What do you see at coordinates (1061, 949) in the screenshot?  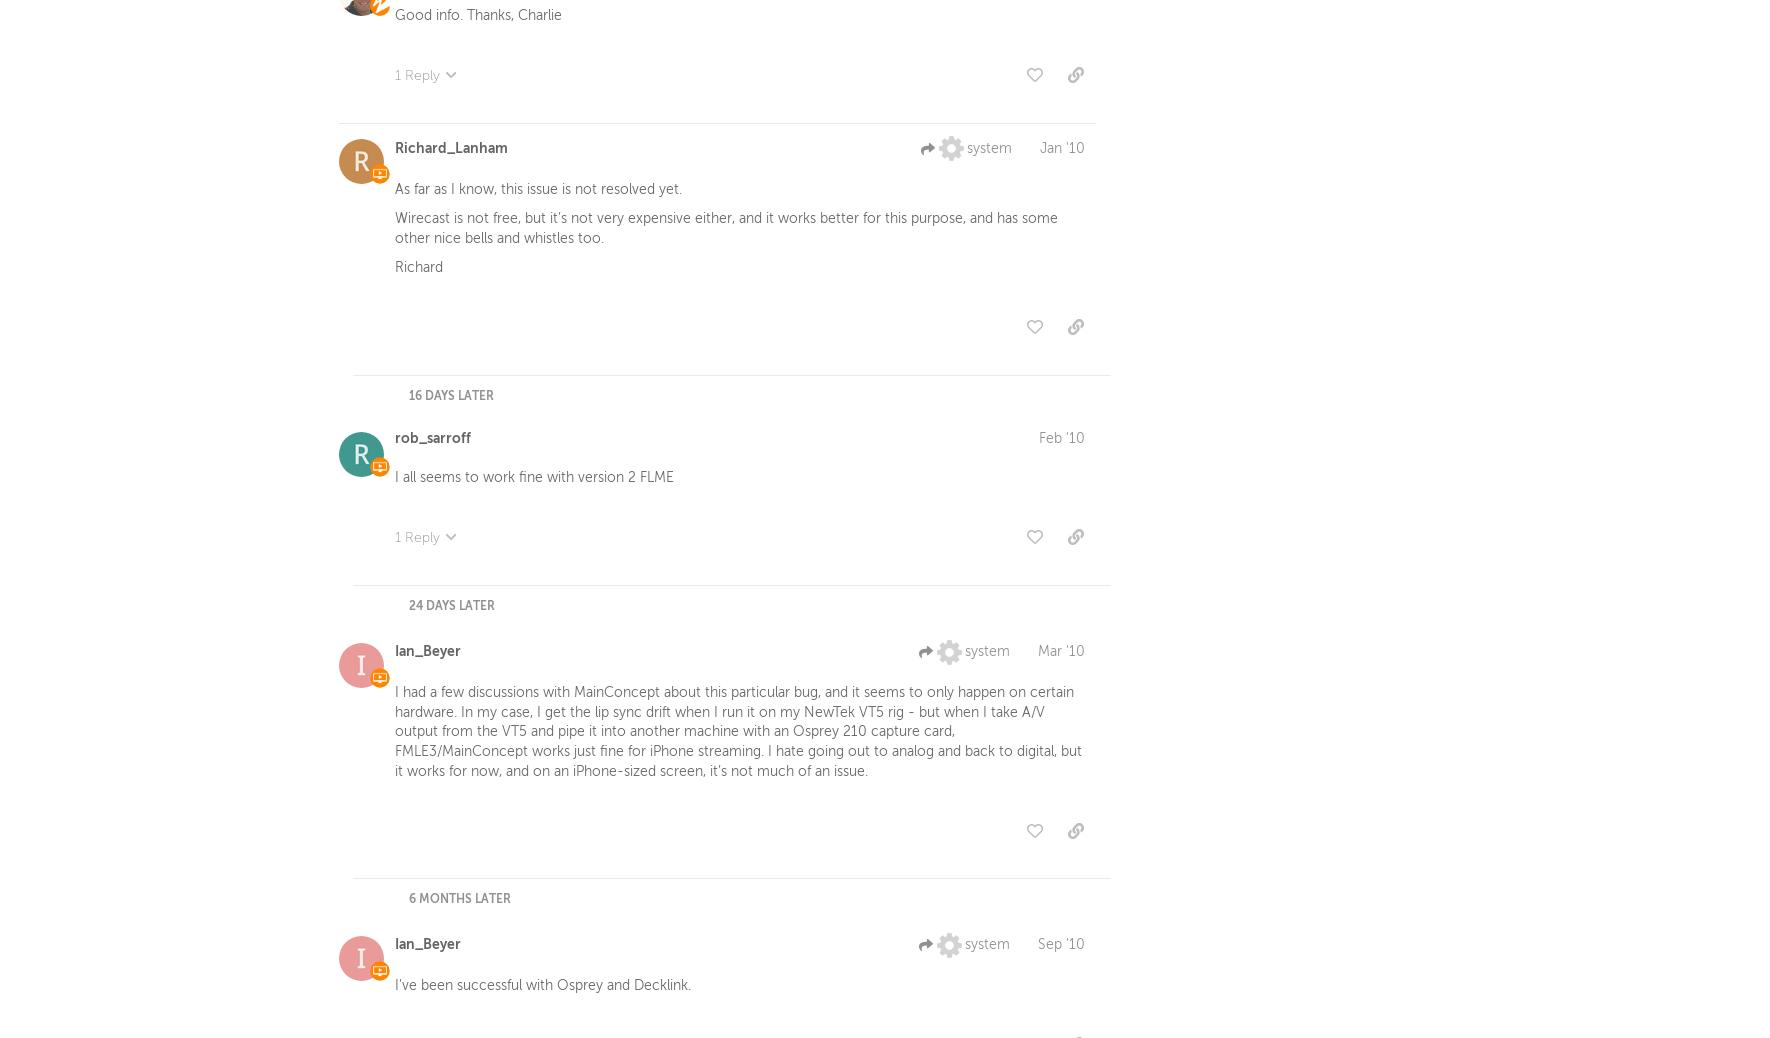 I see `'Sep '10'` at bounding box center [1061, 949].